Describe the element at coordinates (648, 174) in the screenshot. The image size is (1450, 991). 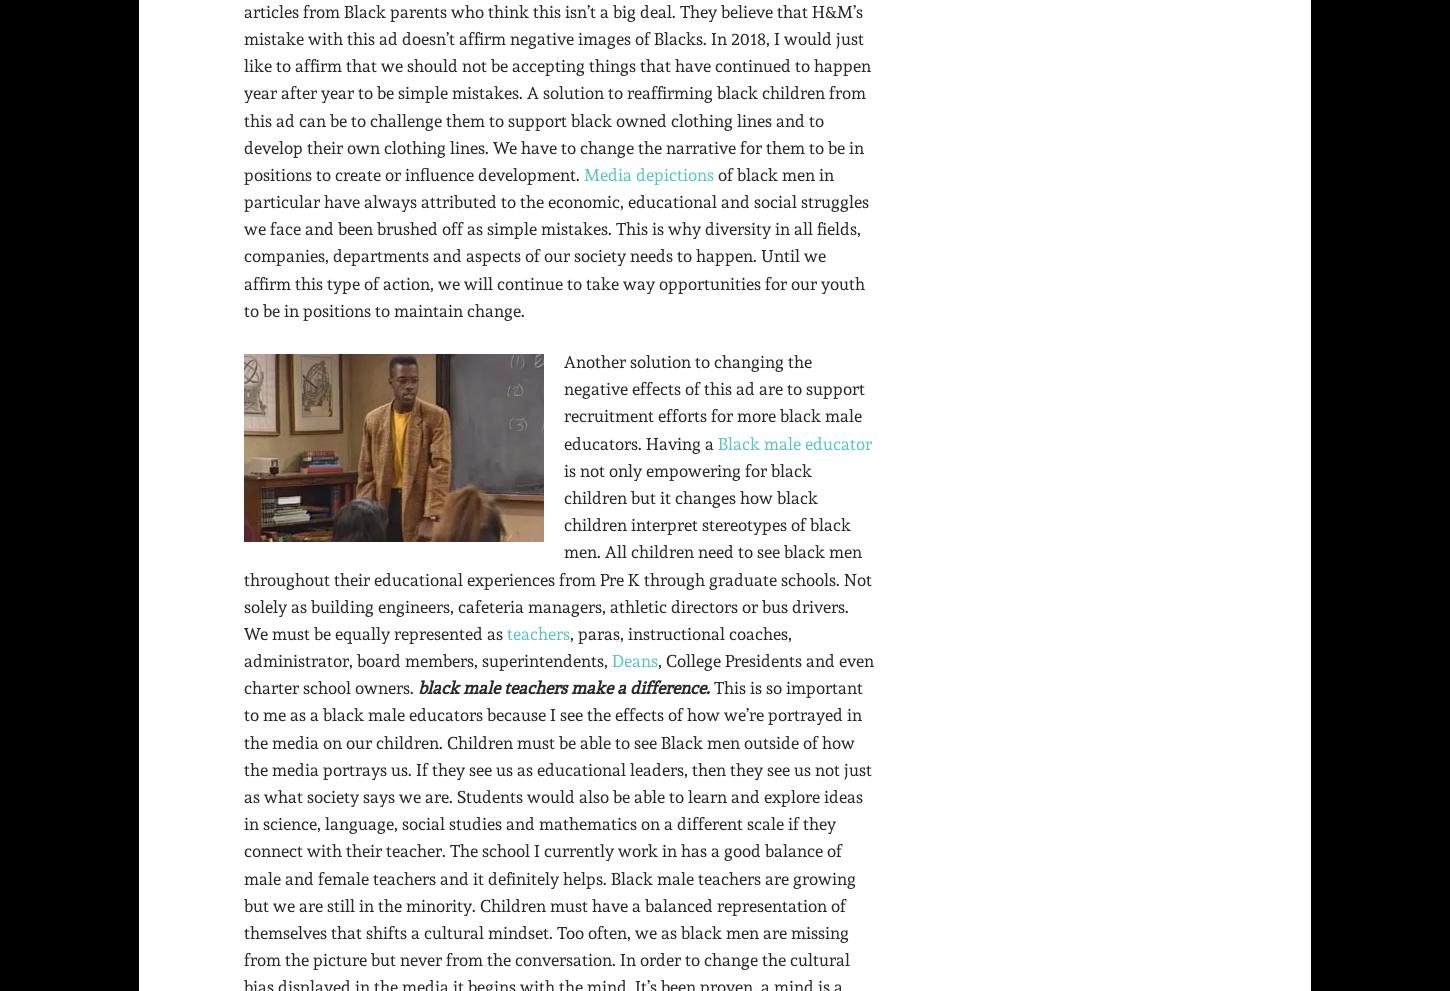
I see `'Media depictions'` at that location.